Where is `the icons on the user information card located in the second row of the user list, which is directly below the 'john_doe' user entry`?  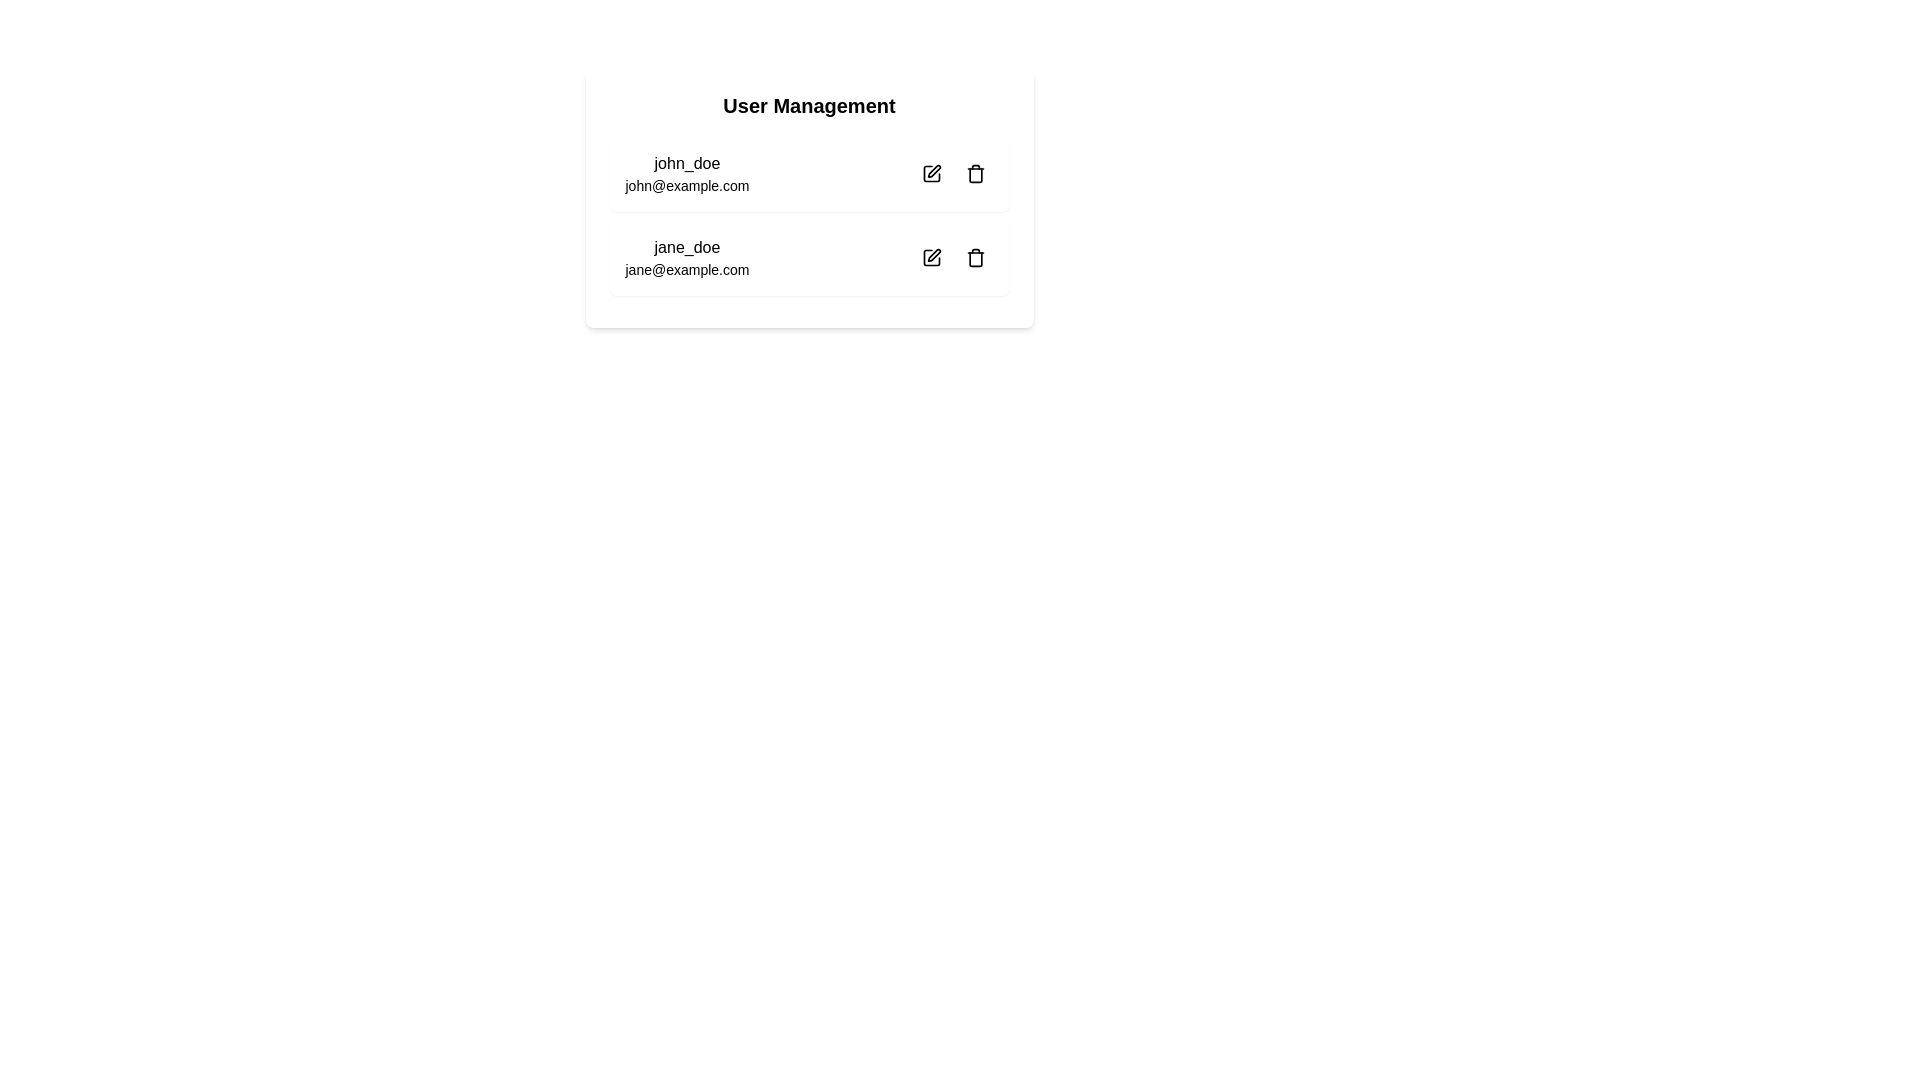
the icons on the user information card located in the second row of the user list, which is directly below the 'john_doe' user entry is located at coordinates (809, 257).